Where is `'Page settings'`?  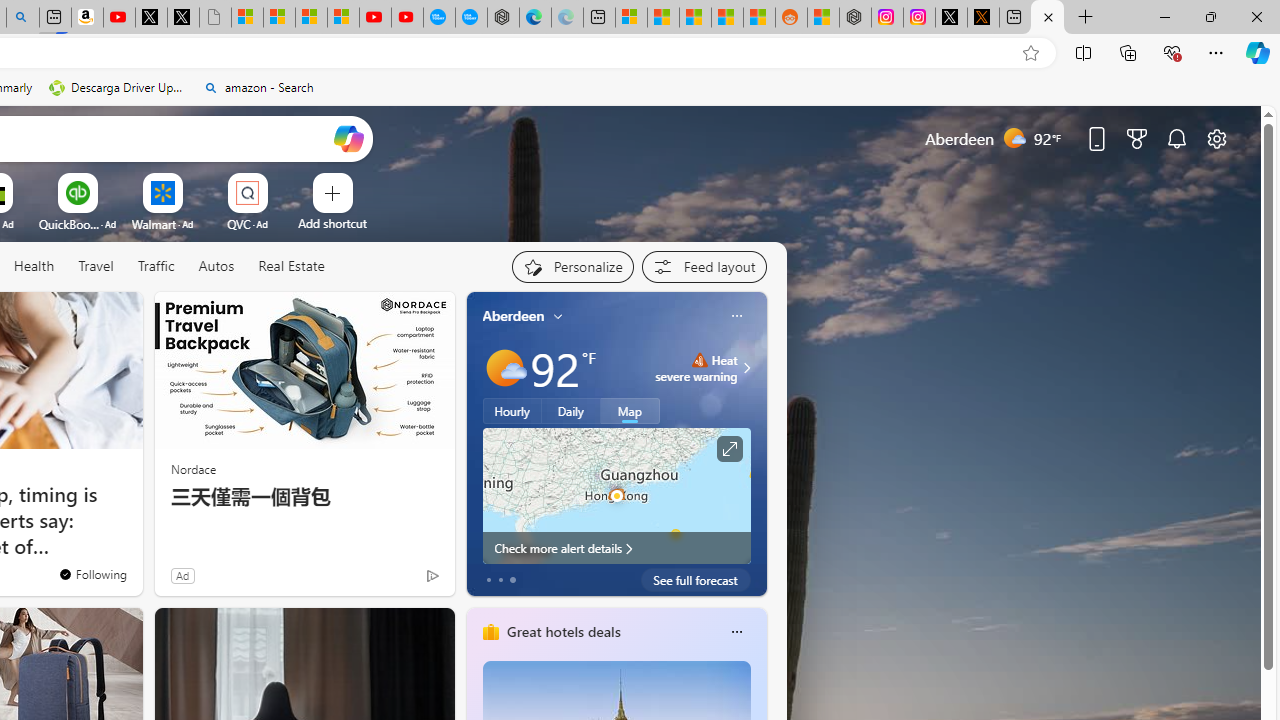 'Page settings' is located at coordinates (1215, 137).